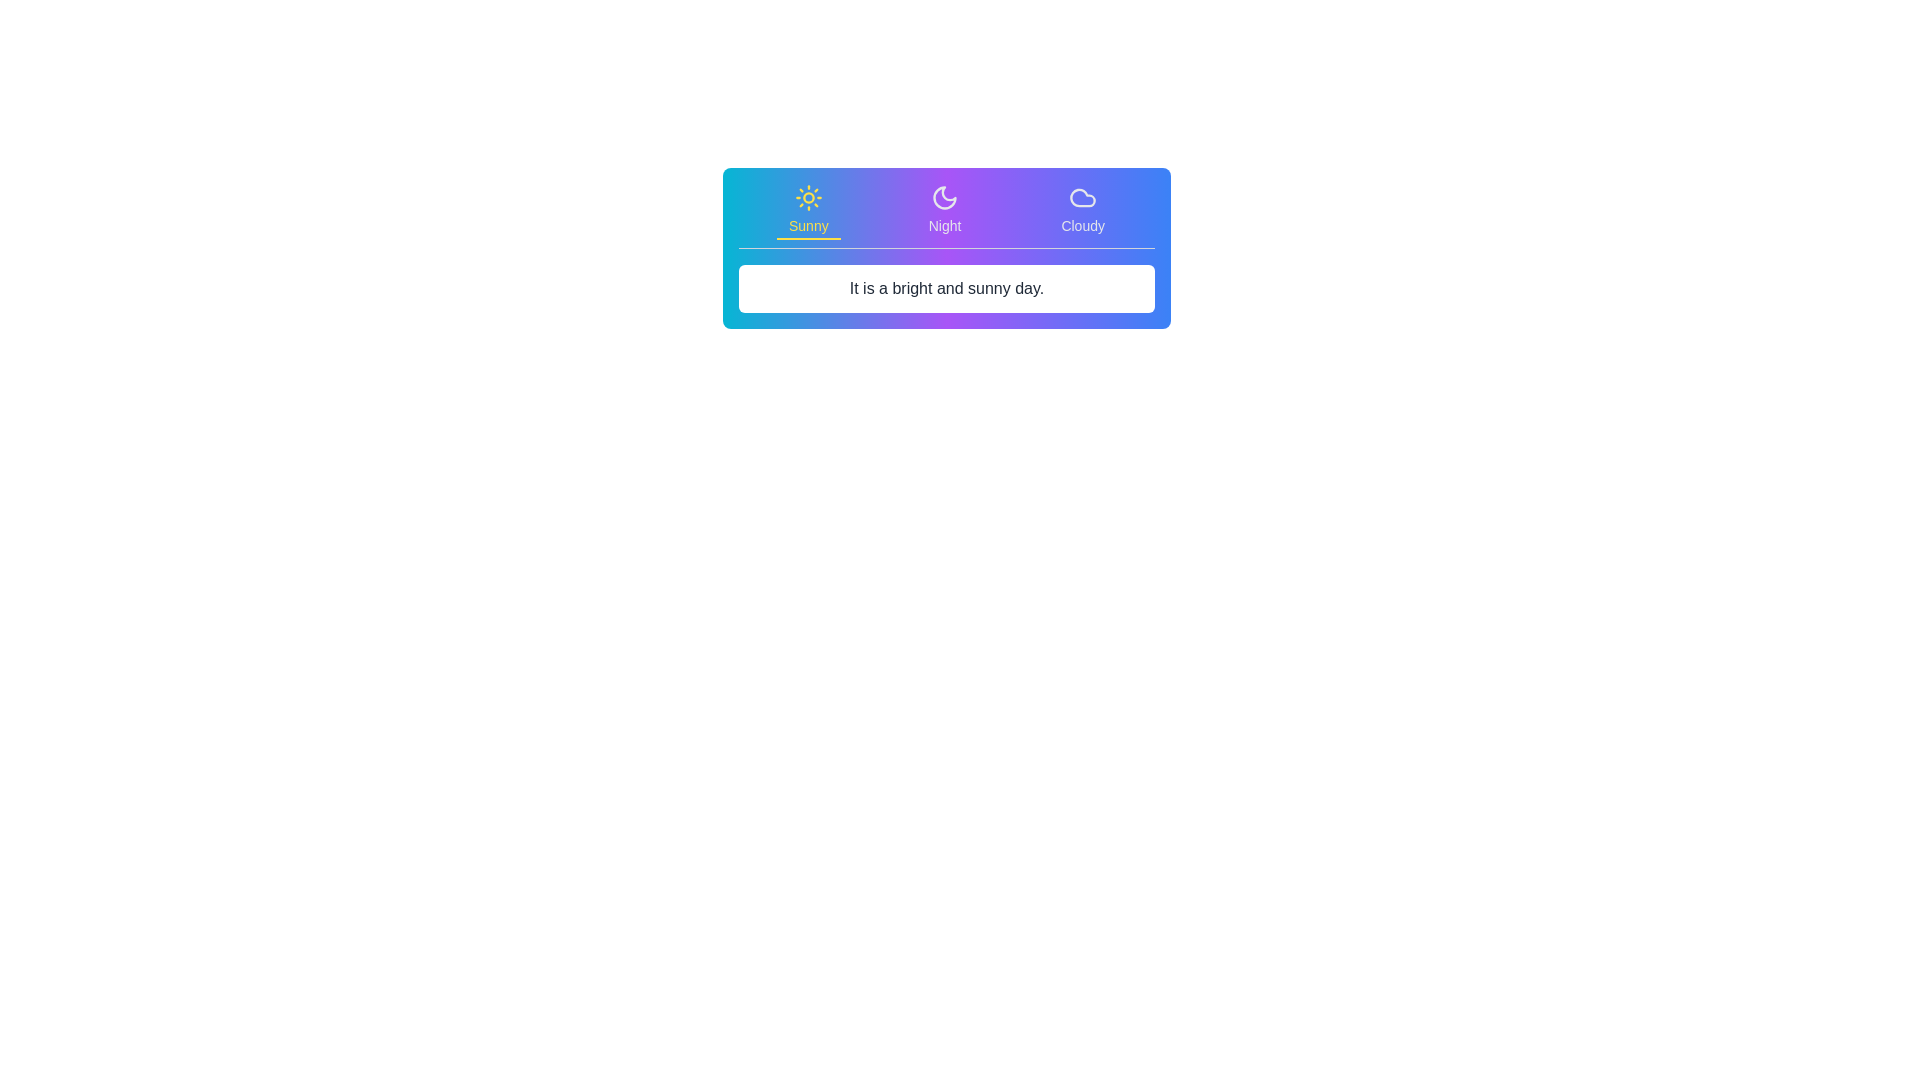  What do you see at coordinates (1082, 209) in the screenshot?
I see `the 'Cloudy' state button in the weather-related user interface` at bounding box center [1082, 209].